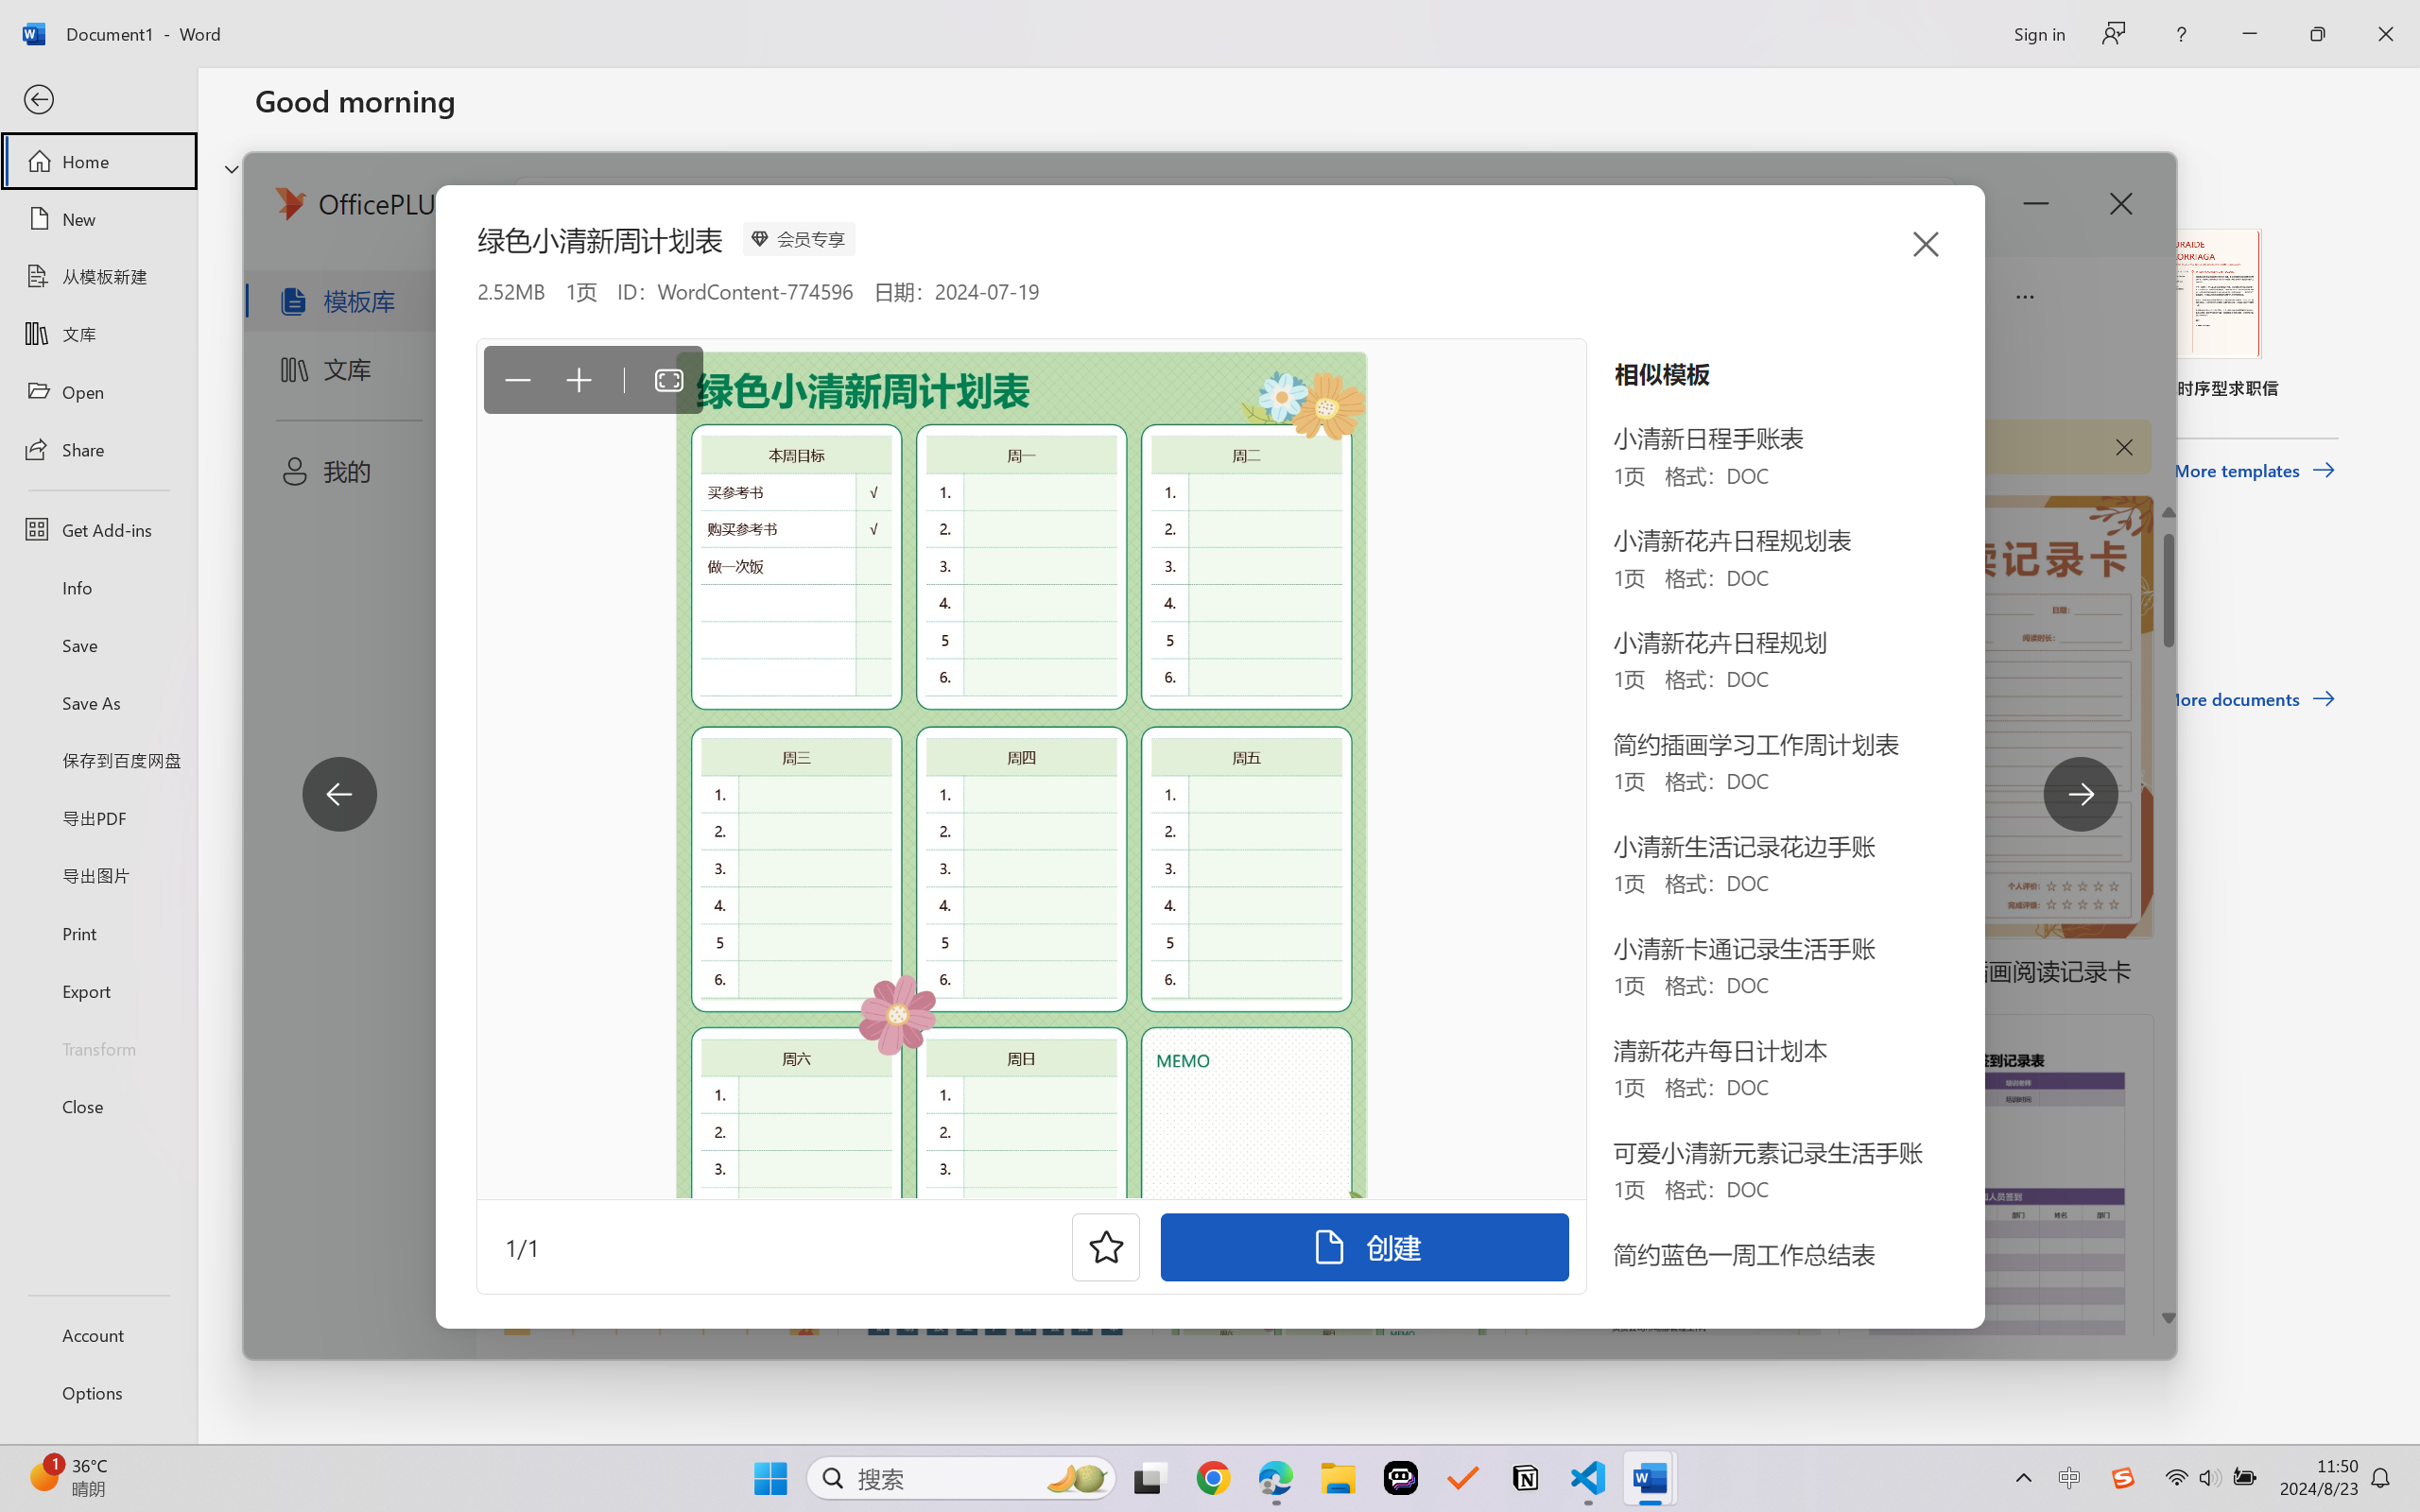  Describe the element at coordinates (97, 1391) in the screenshot. I see `'Options'` at that location.